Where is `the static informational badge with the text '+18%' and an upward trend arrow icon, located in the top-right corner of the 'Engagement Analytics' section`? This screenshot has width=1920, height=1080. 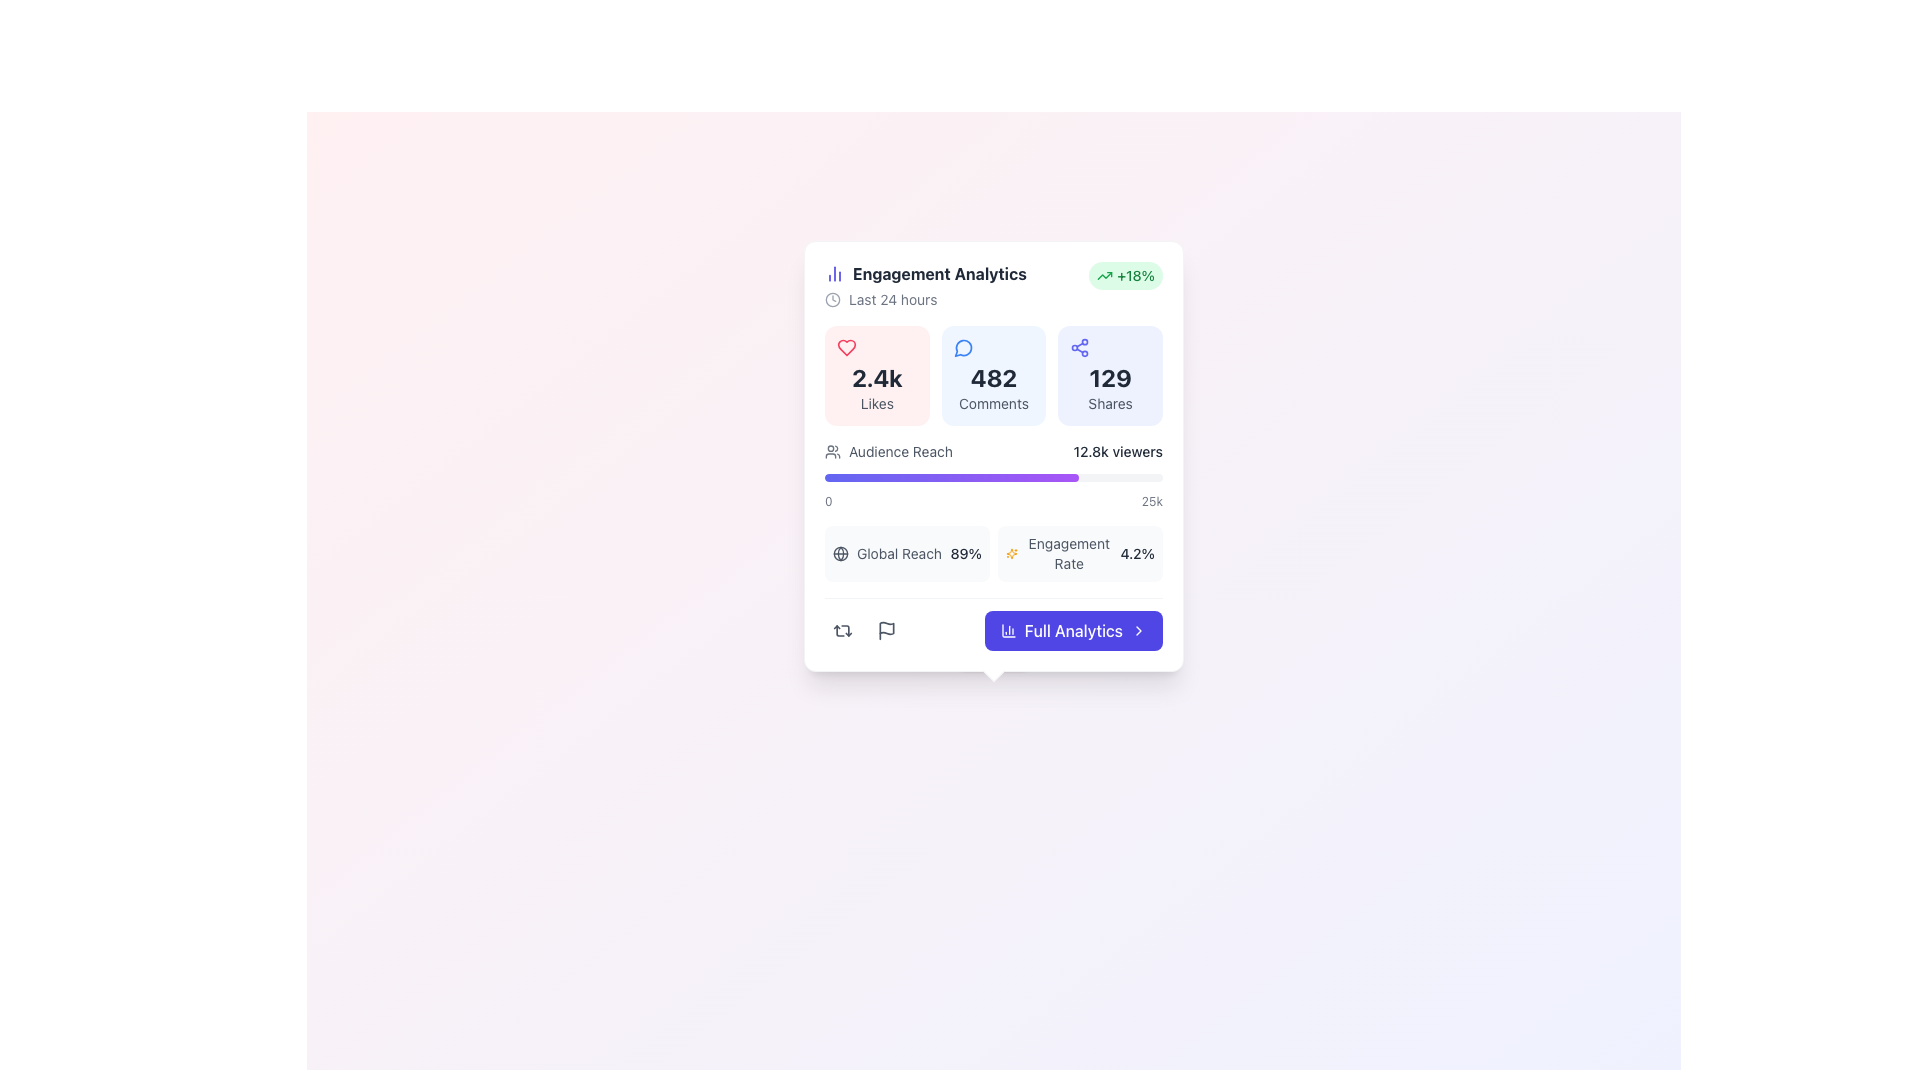 the static informational badge with the text '+18%' and an upward trend arrow icon, located in the top-right corner of the 'Engagement Analytics' section is located at coordinates (1126, 276).